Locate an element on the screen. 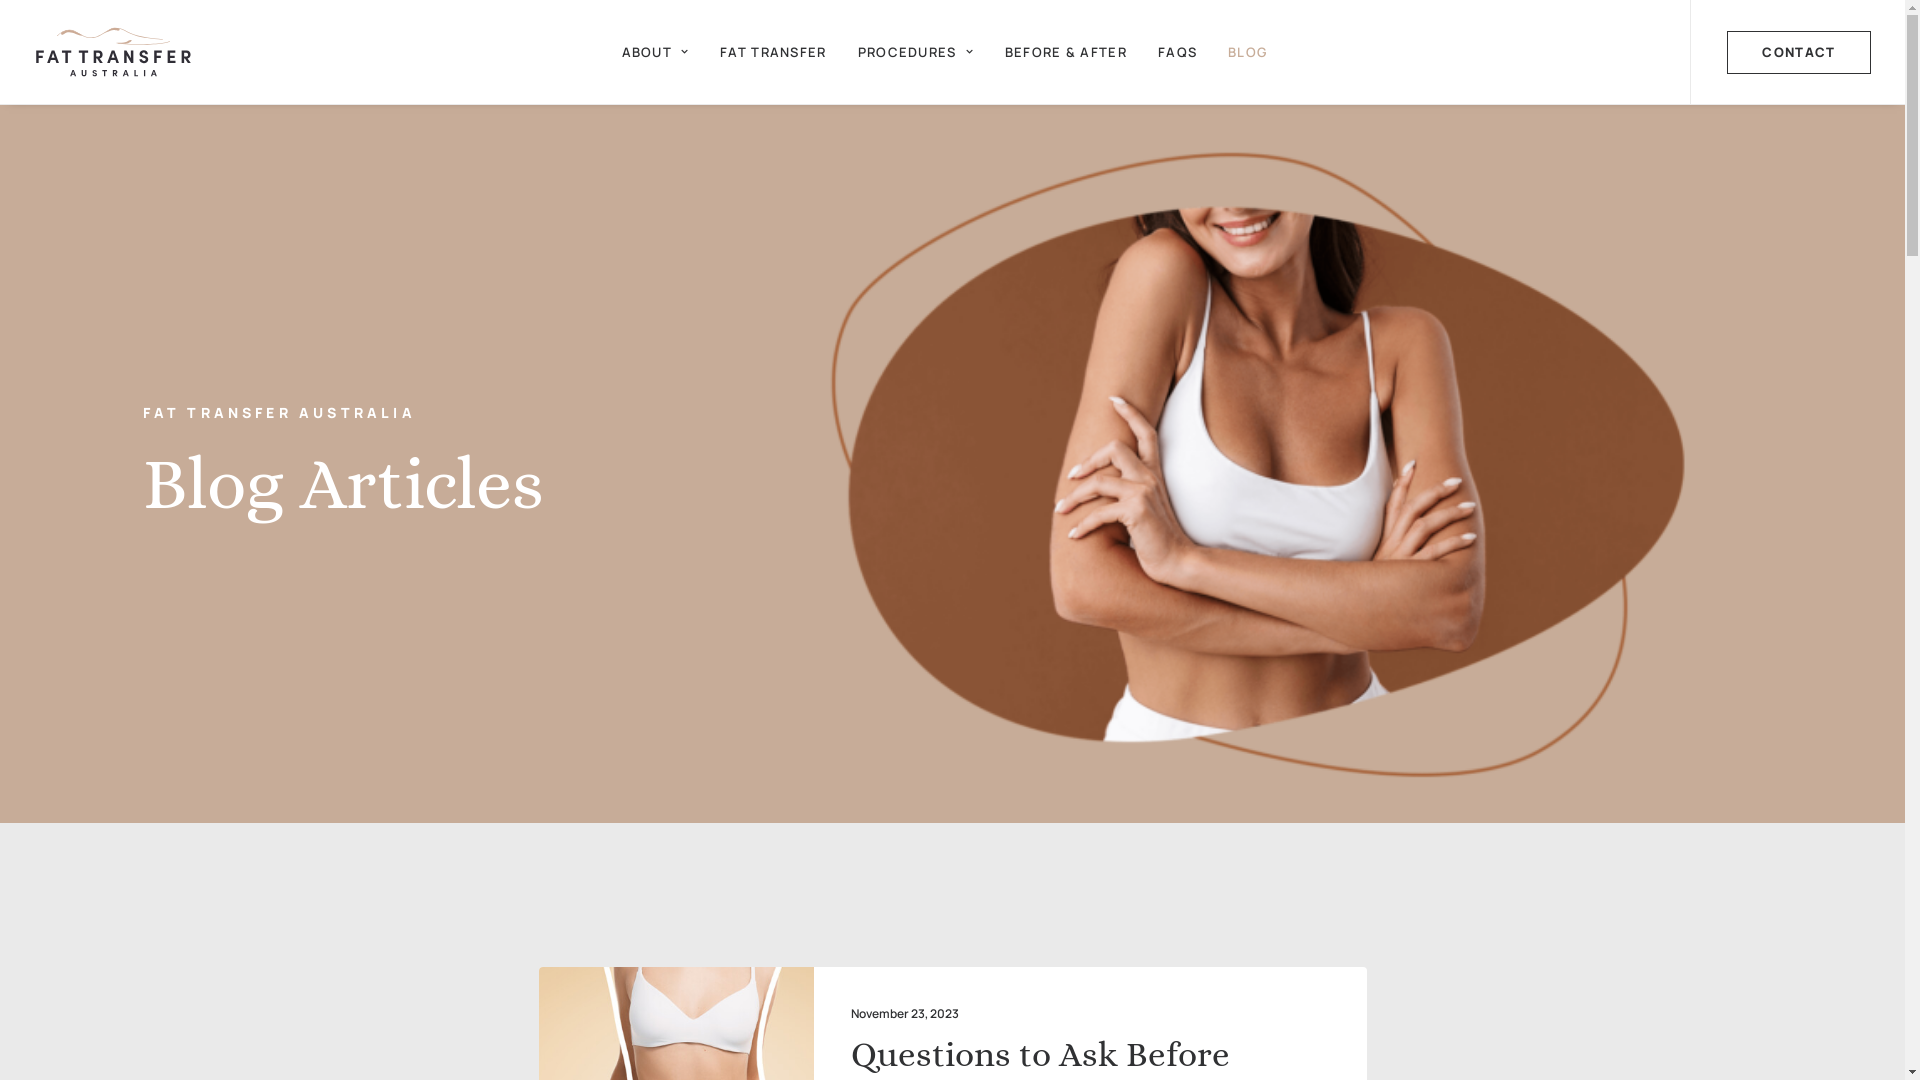 This screenshot has height=1080, width=1920. 'PROCEDURES' is located at coordinates (915, 50).